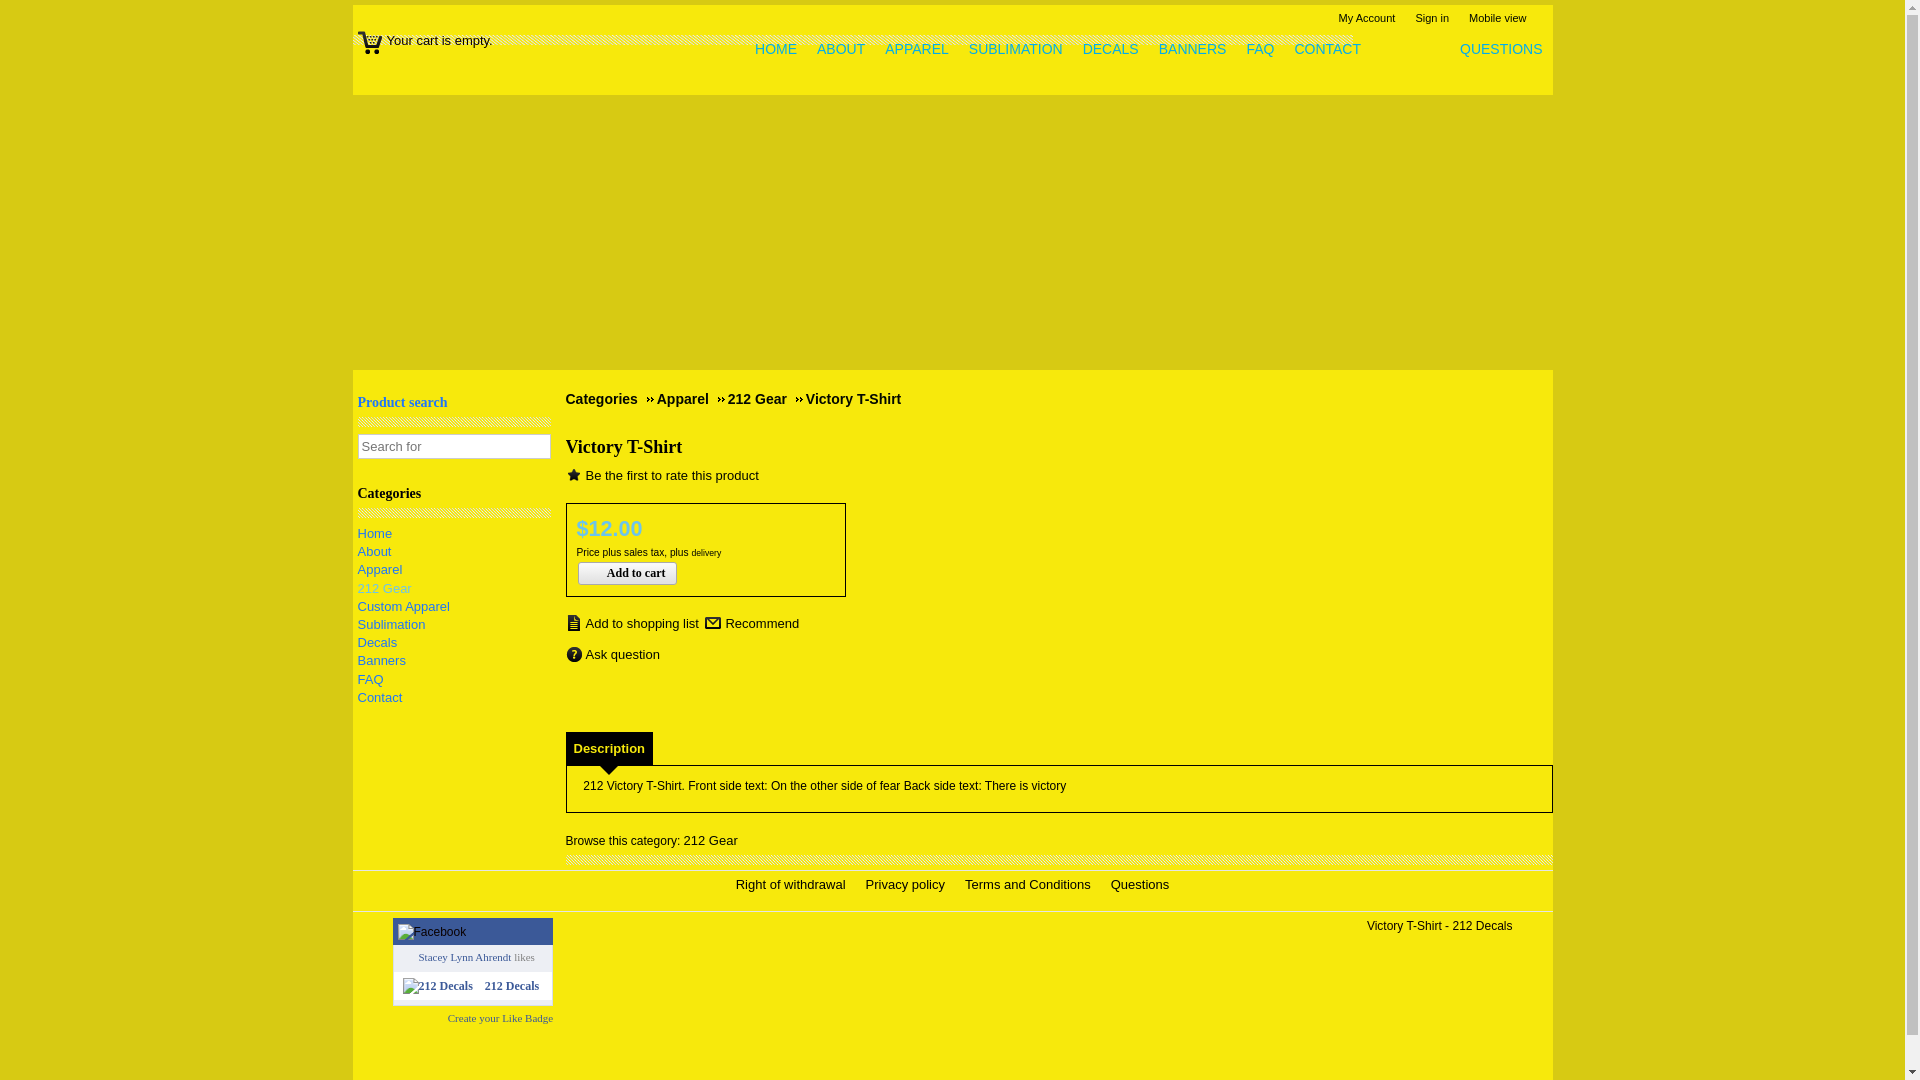  Describe the element at coordinates (764, 398) in the screenshot. I see `'212 Gear'` at that location.